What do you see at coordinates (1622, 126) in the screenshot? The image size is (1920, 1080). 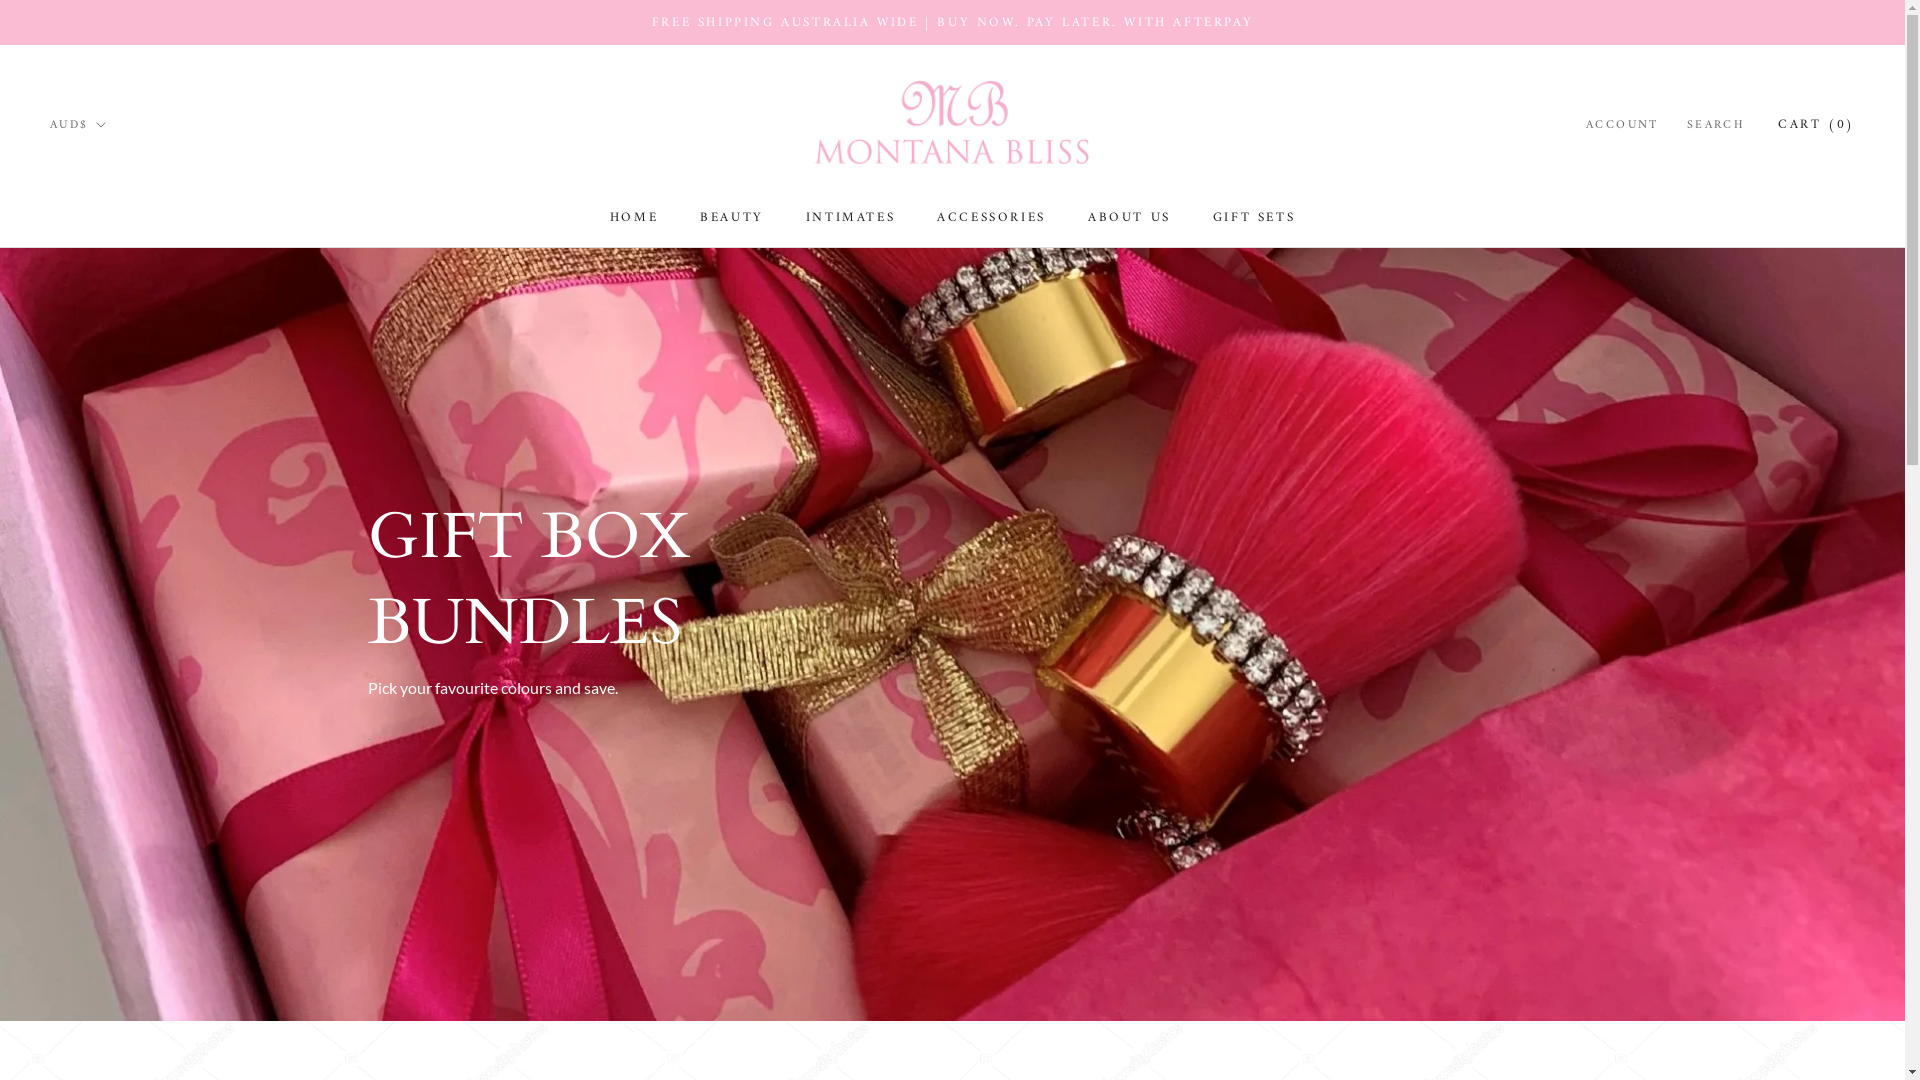 I see `'ACCOUNT'` at bounding box center [1622, 126].